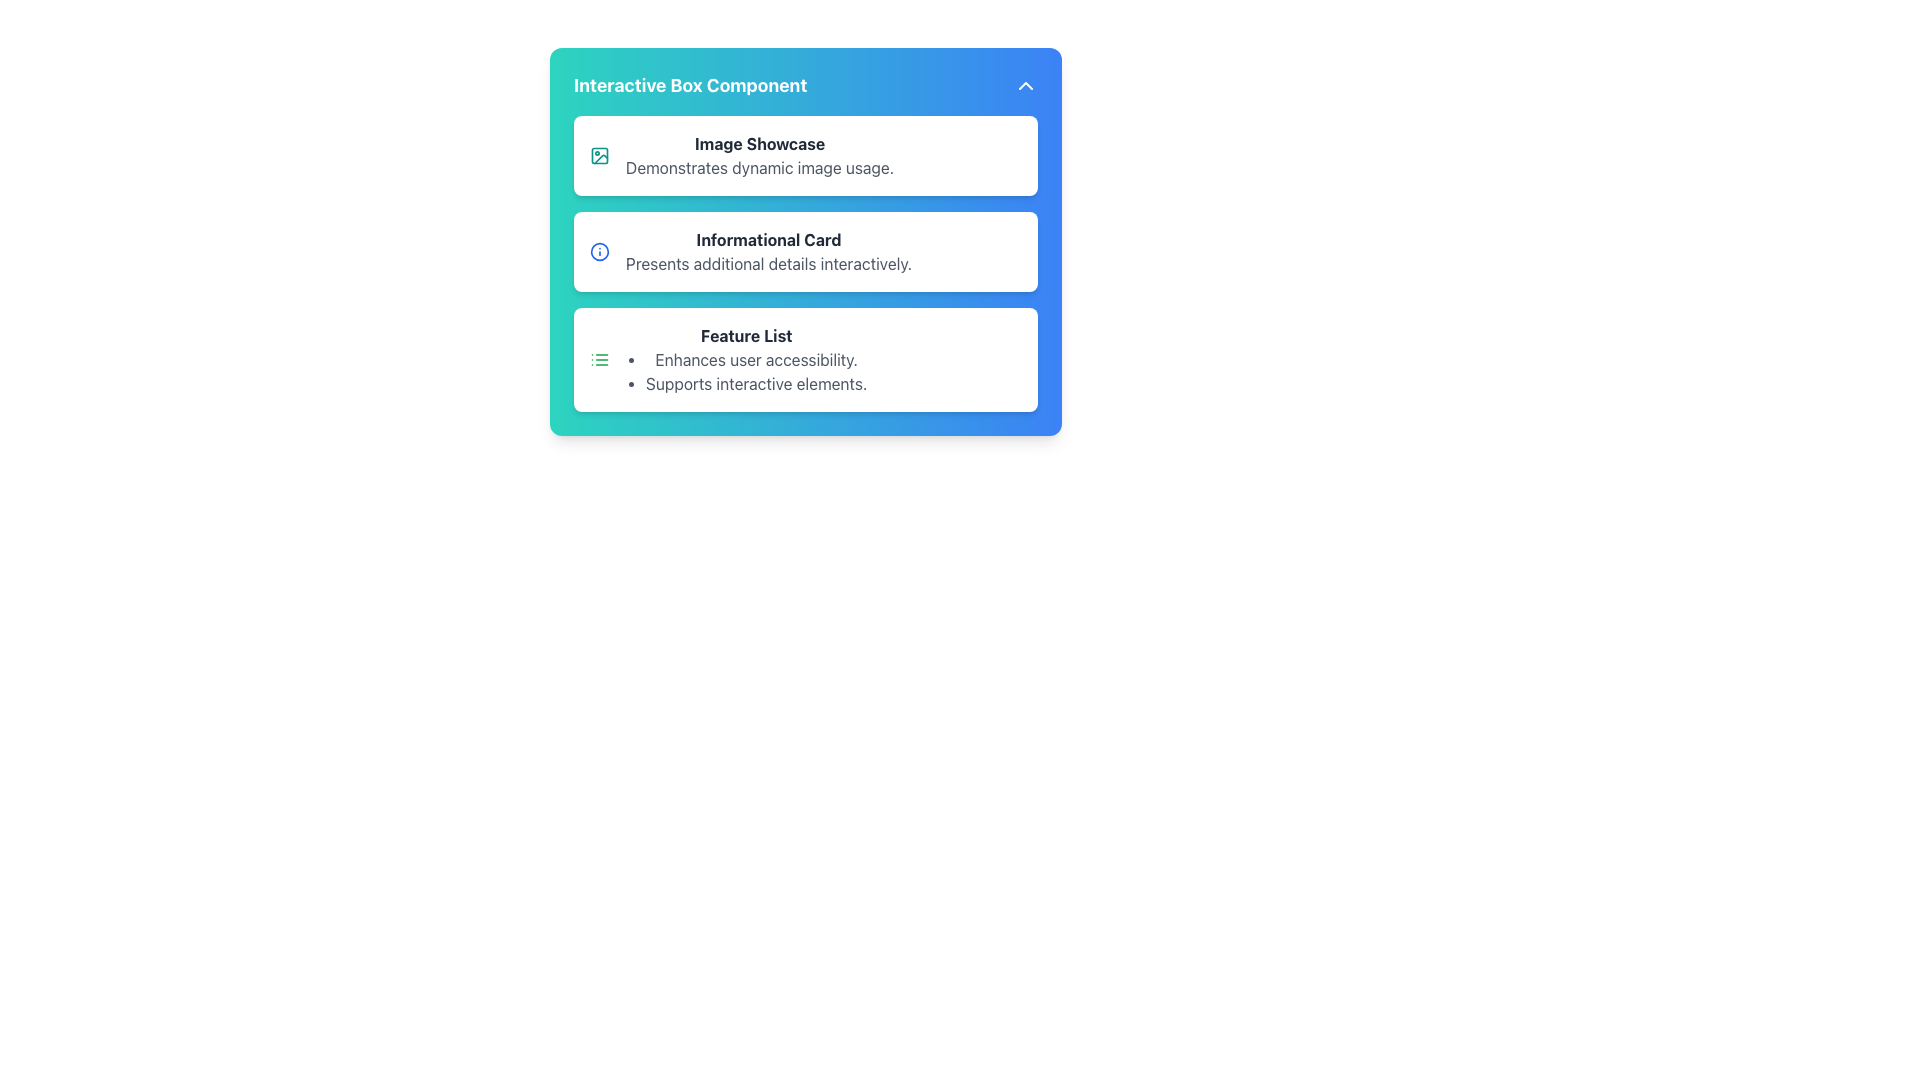 The height and width of the screenshot is (1080, 1920). Describe the element at coordinates (759, 142) in the screenshot. I see `the text label that serves as the headline for the section titled 'Image Showcase' located at the top of the first card` at that location.